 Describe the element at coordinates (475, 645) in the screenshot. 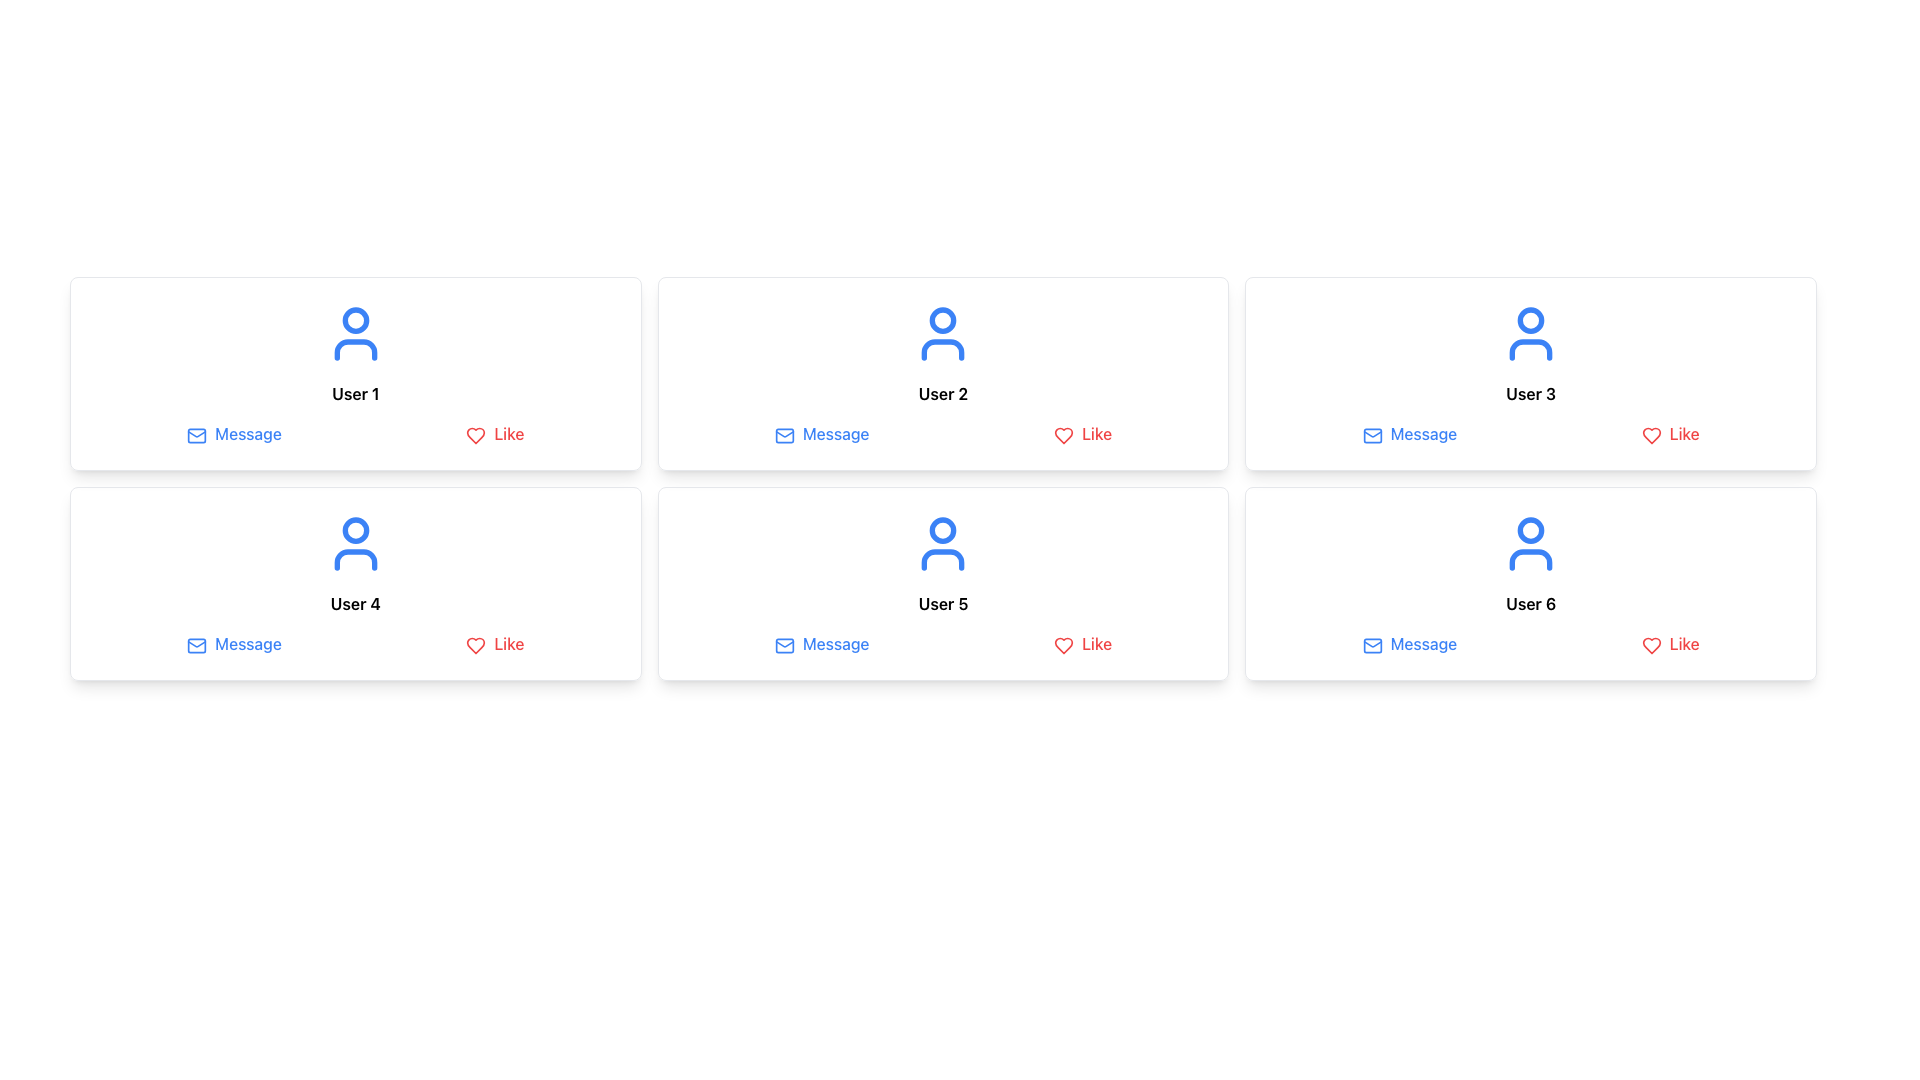

I see `the heart icon button located below the 'User 4' label to like the user` at that location.